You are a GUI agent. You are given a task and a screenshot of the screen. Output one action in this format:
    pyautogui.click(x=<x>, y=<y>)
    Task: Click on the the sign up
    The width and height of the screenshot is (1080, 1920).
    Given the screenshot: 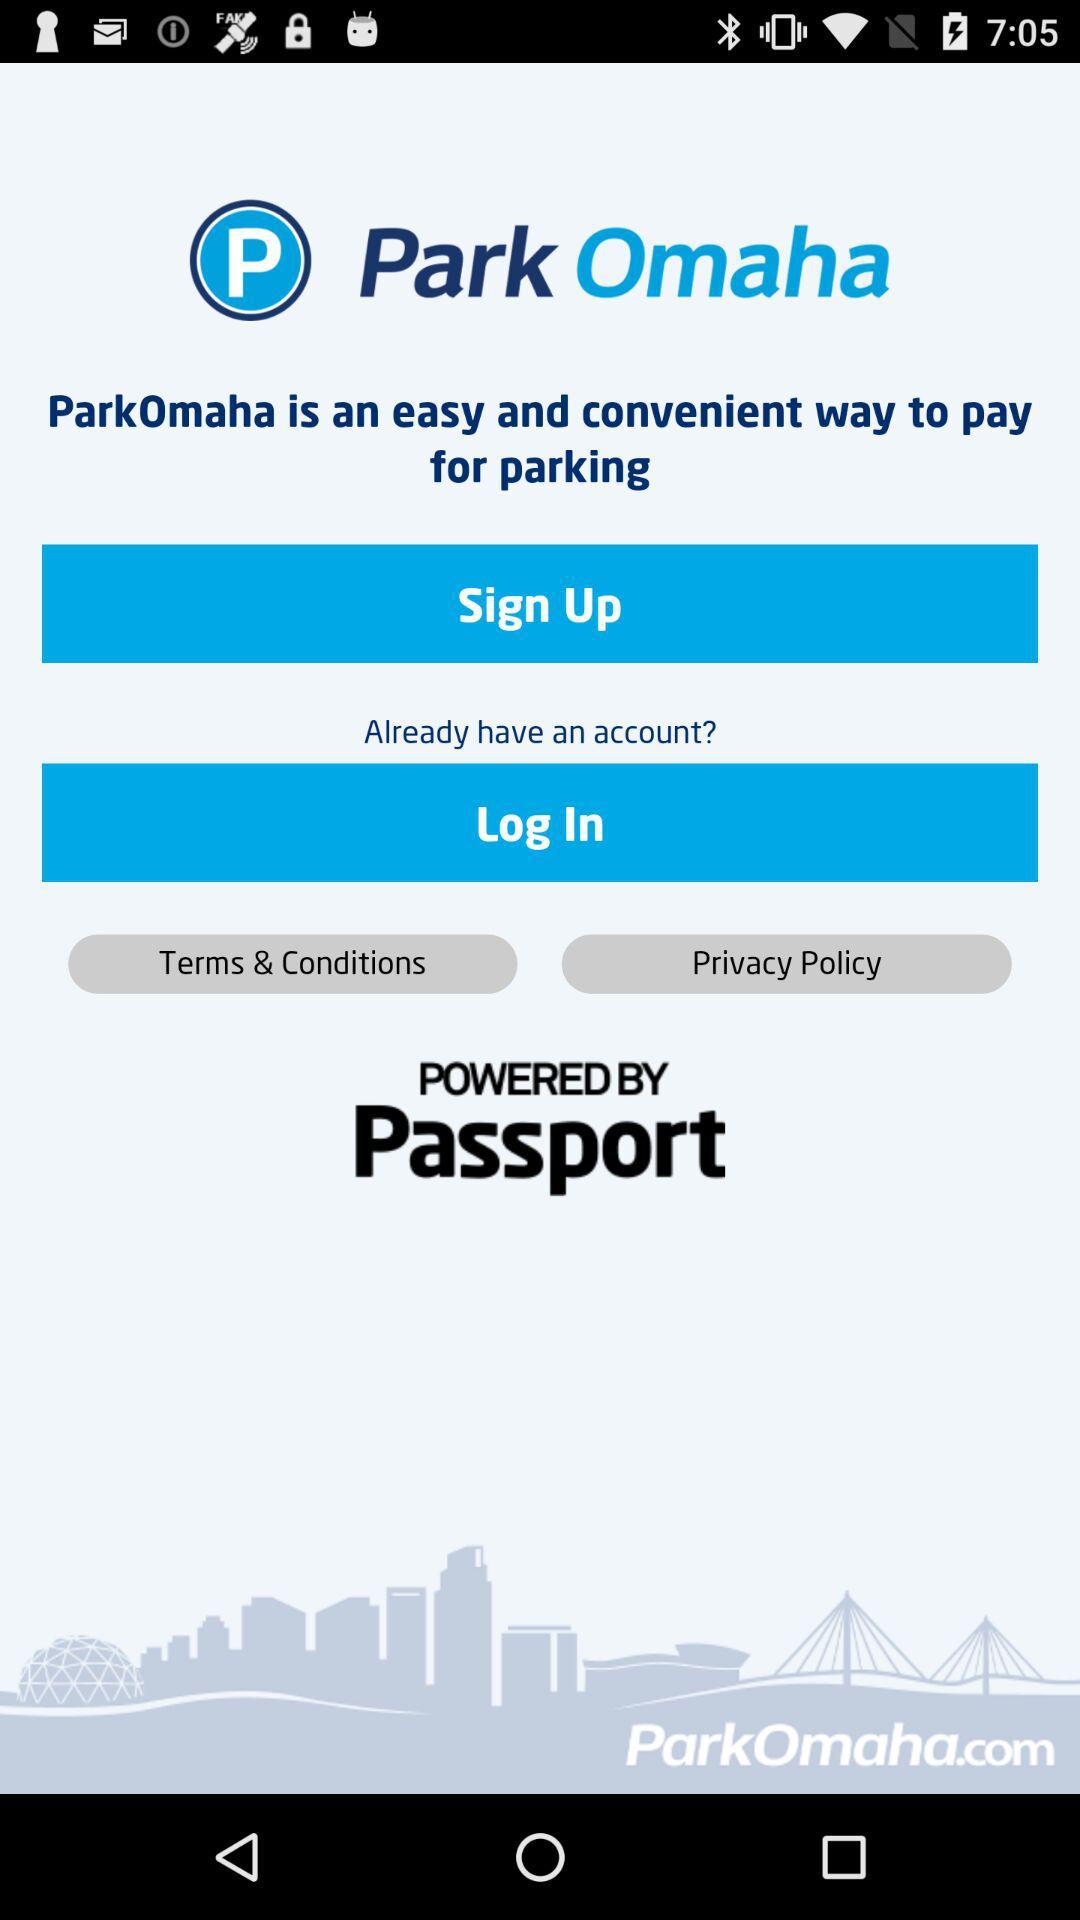 What is the action you would take?
    pyautogui.click(x=540, y=602)
    